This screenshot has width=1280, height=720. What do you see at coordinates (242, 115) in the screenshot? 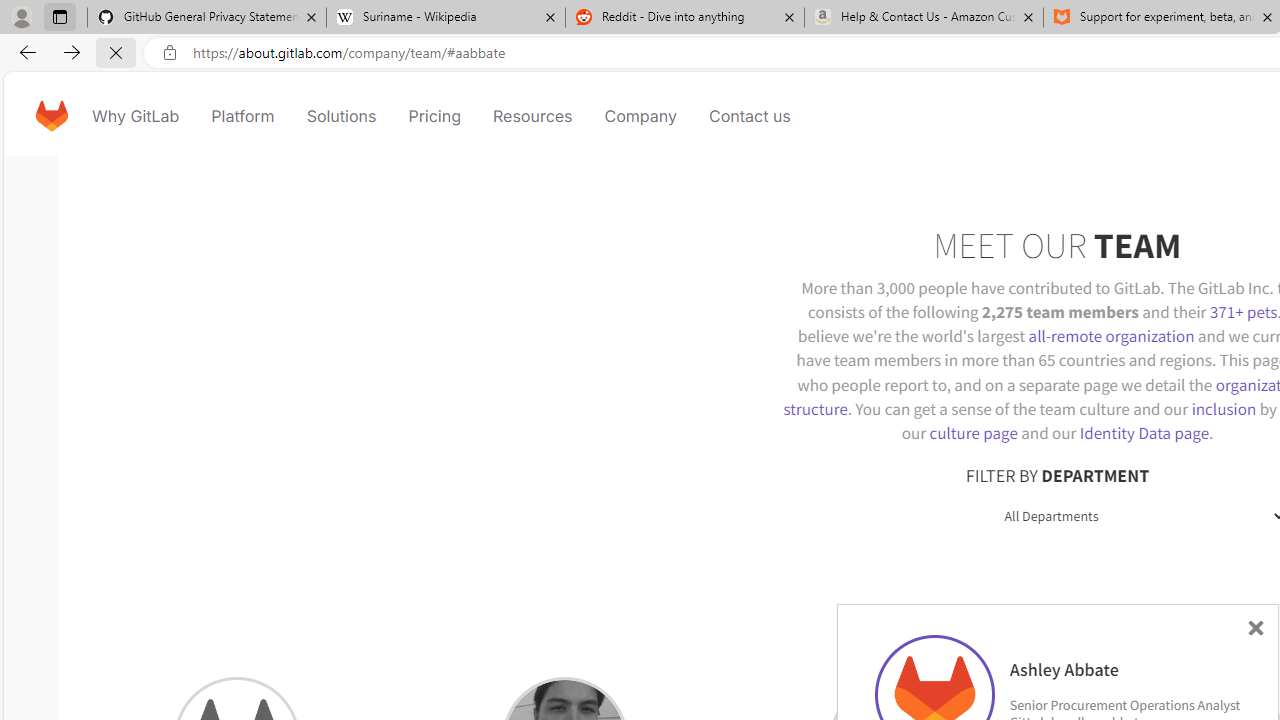
I see `'Platform'` at bounding box center [242, 115].